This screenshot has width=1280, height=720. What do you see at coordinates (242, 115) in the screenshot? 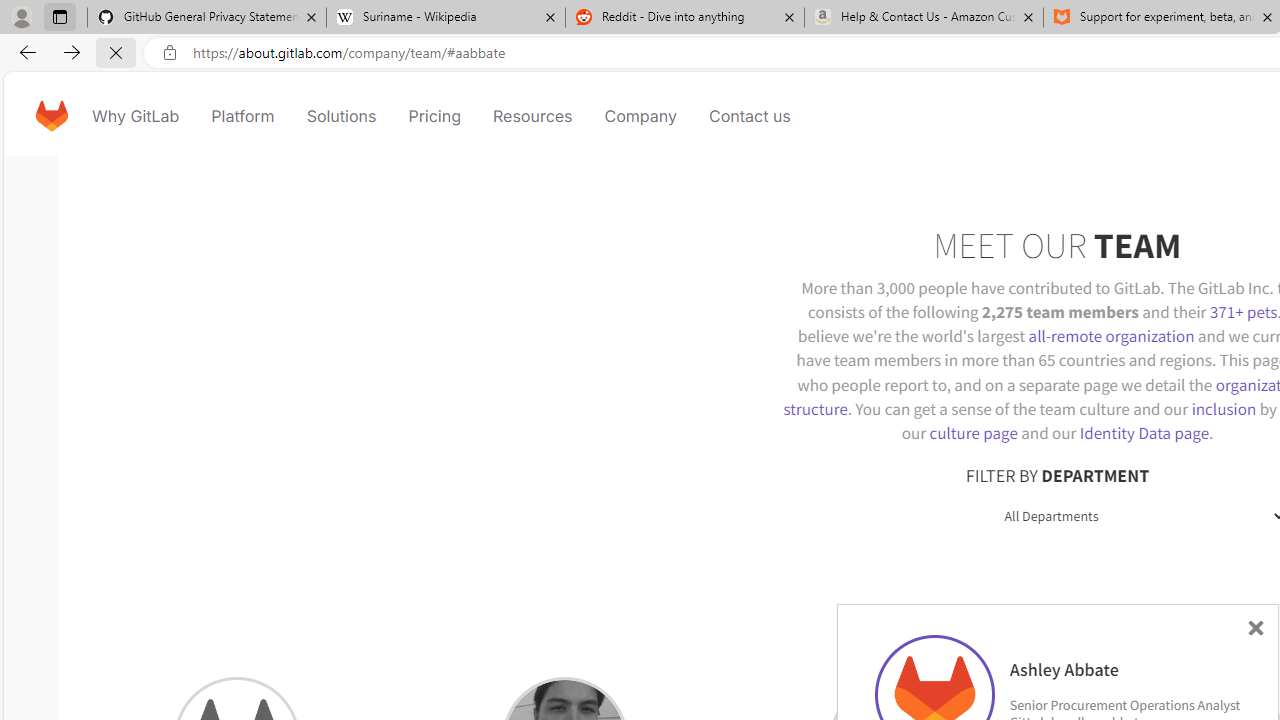
I see `'Platform'` at bounding box center [242, 115].